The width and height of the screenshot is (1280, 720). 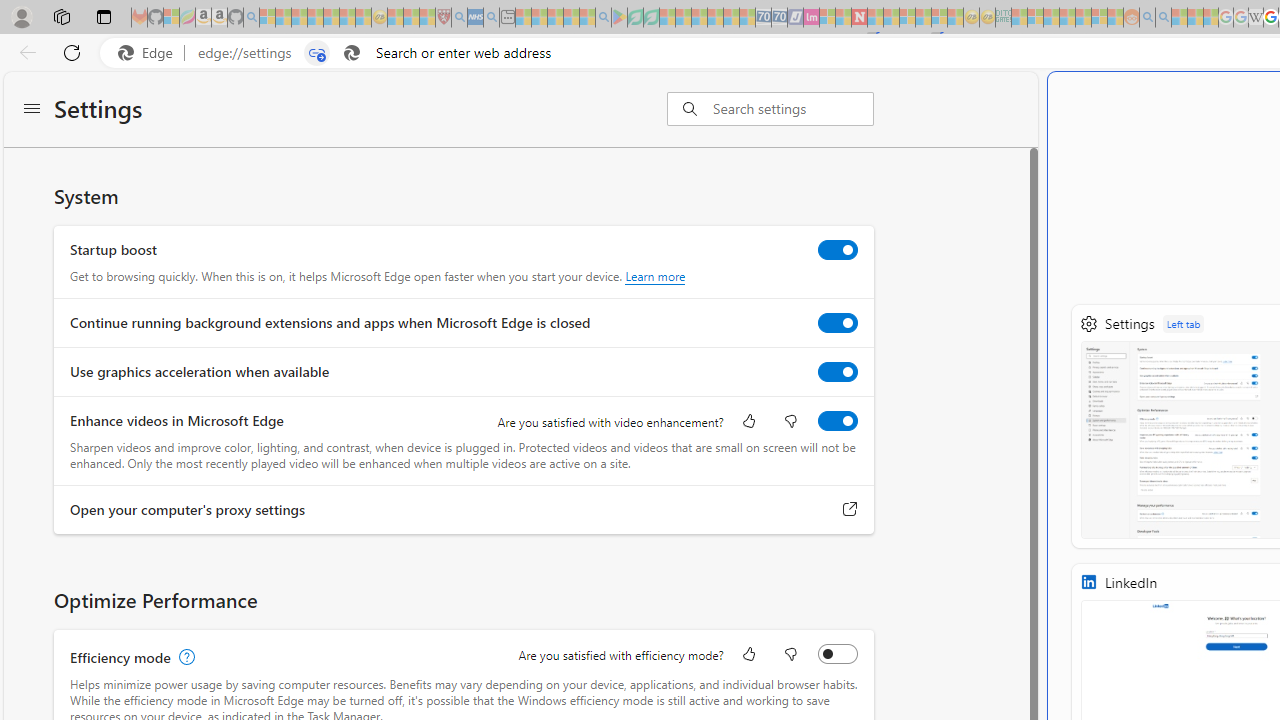 What do you see at coordinates (1255, 17) in the screenshot?
I see `'Target page - Wikipedia - Sleeping'` at bounding box center [1255, 17].